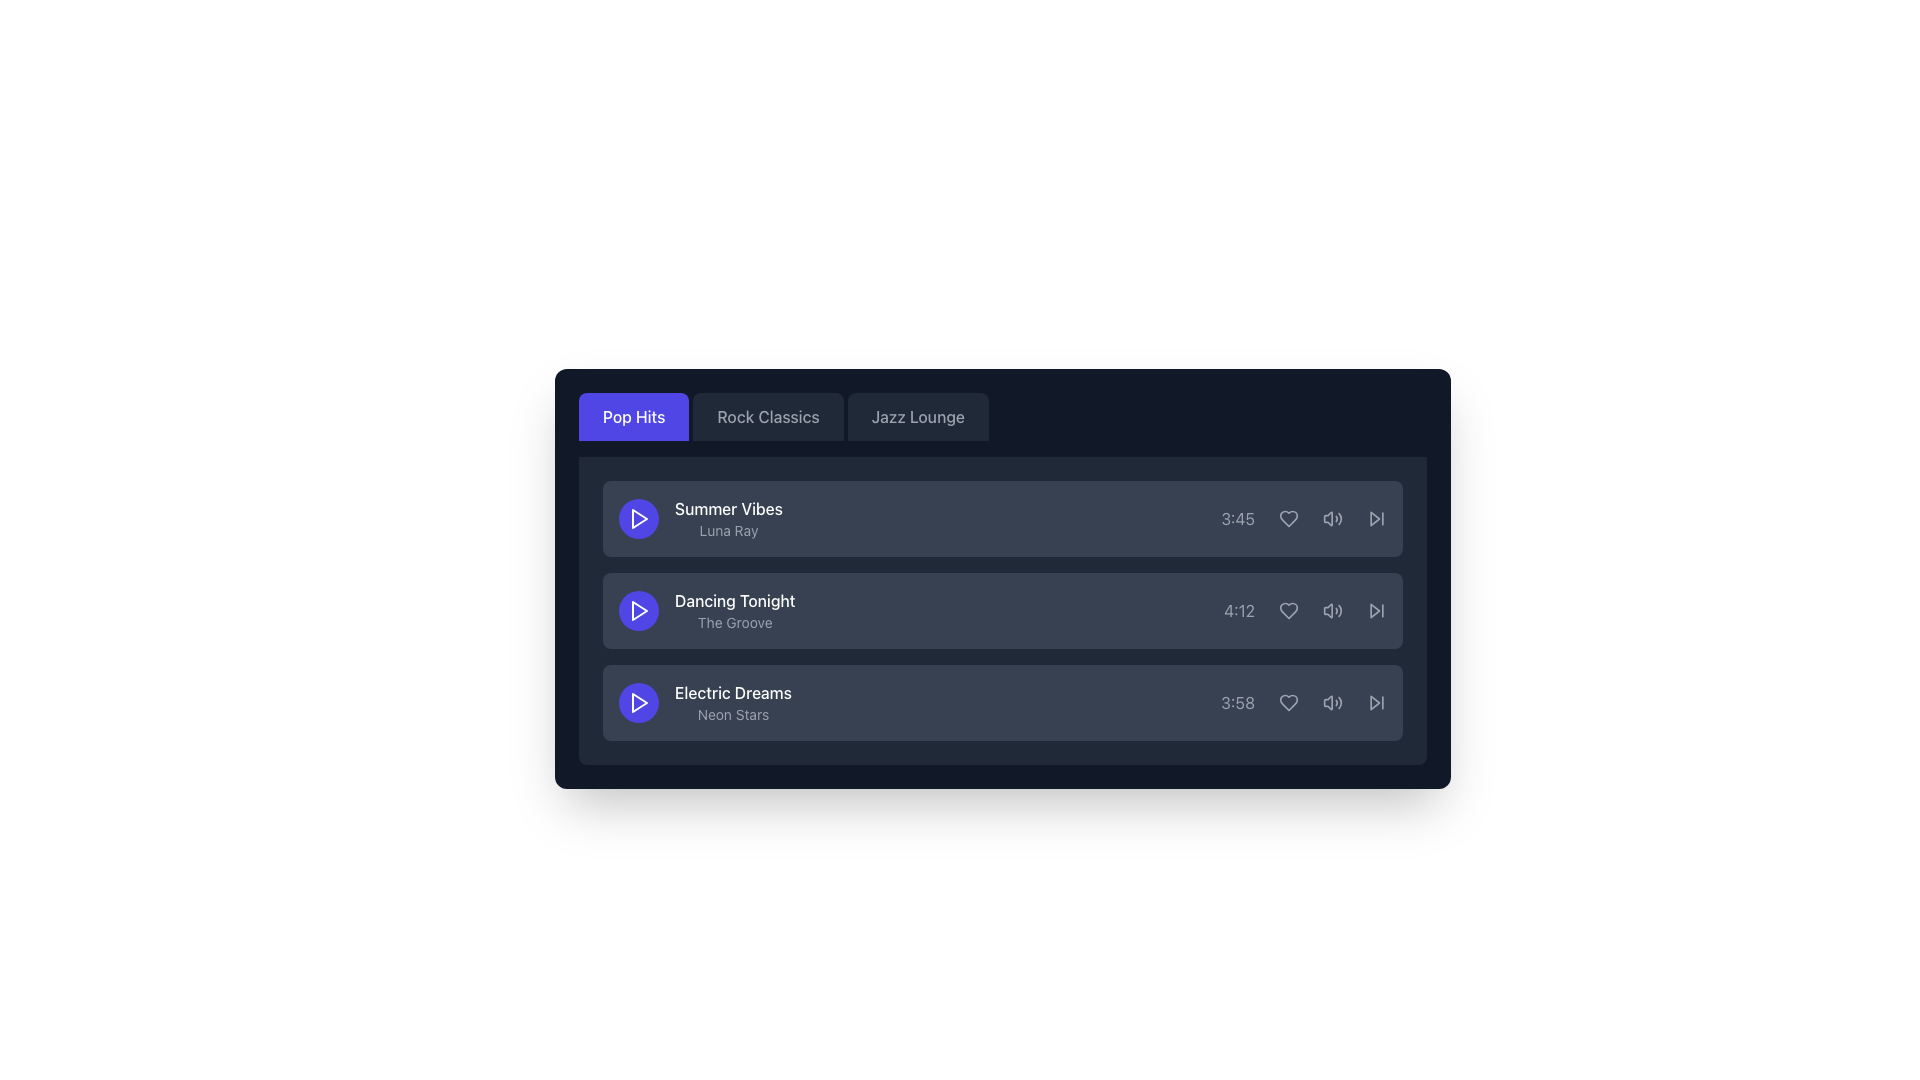 Image resolution: width=1920 pixels, height=1080 pixels. Describe the element at coordinates (705, 701) in the screenshot. I see `displayed text from the third item in the vertical list of music tracks, which shows the title and artist of the current music track` at that location.